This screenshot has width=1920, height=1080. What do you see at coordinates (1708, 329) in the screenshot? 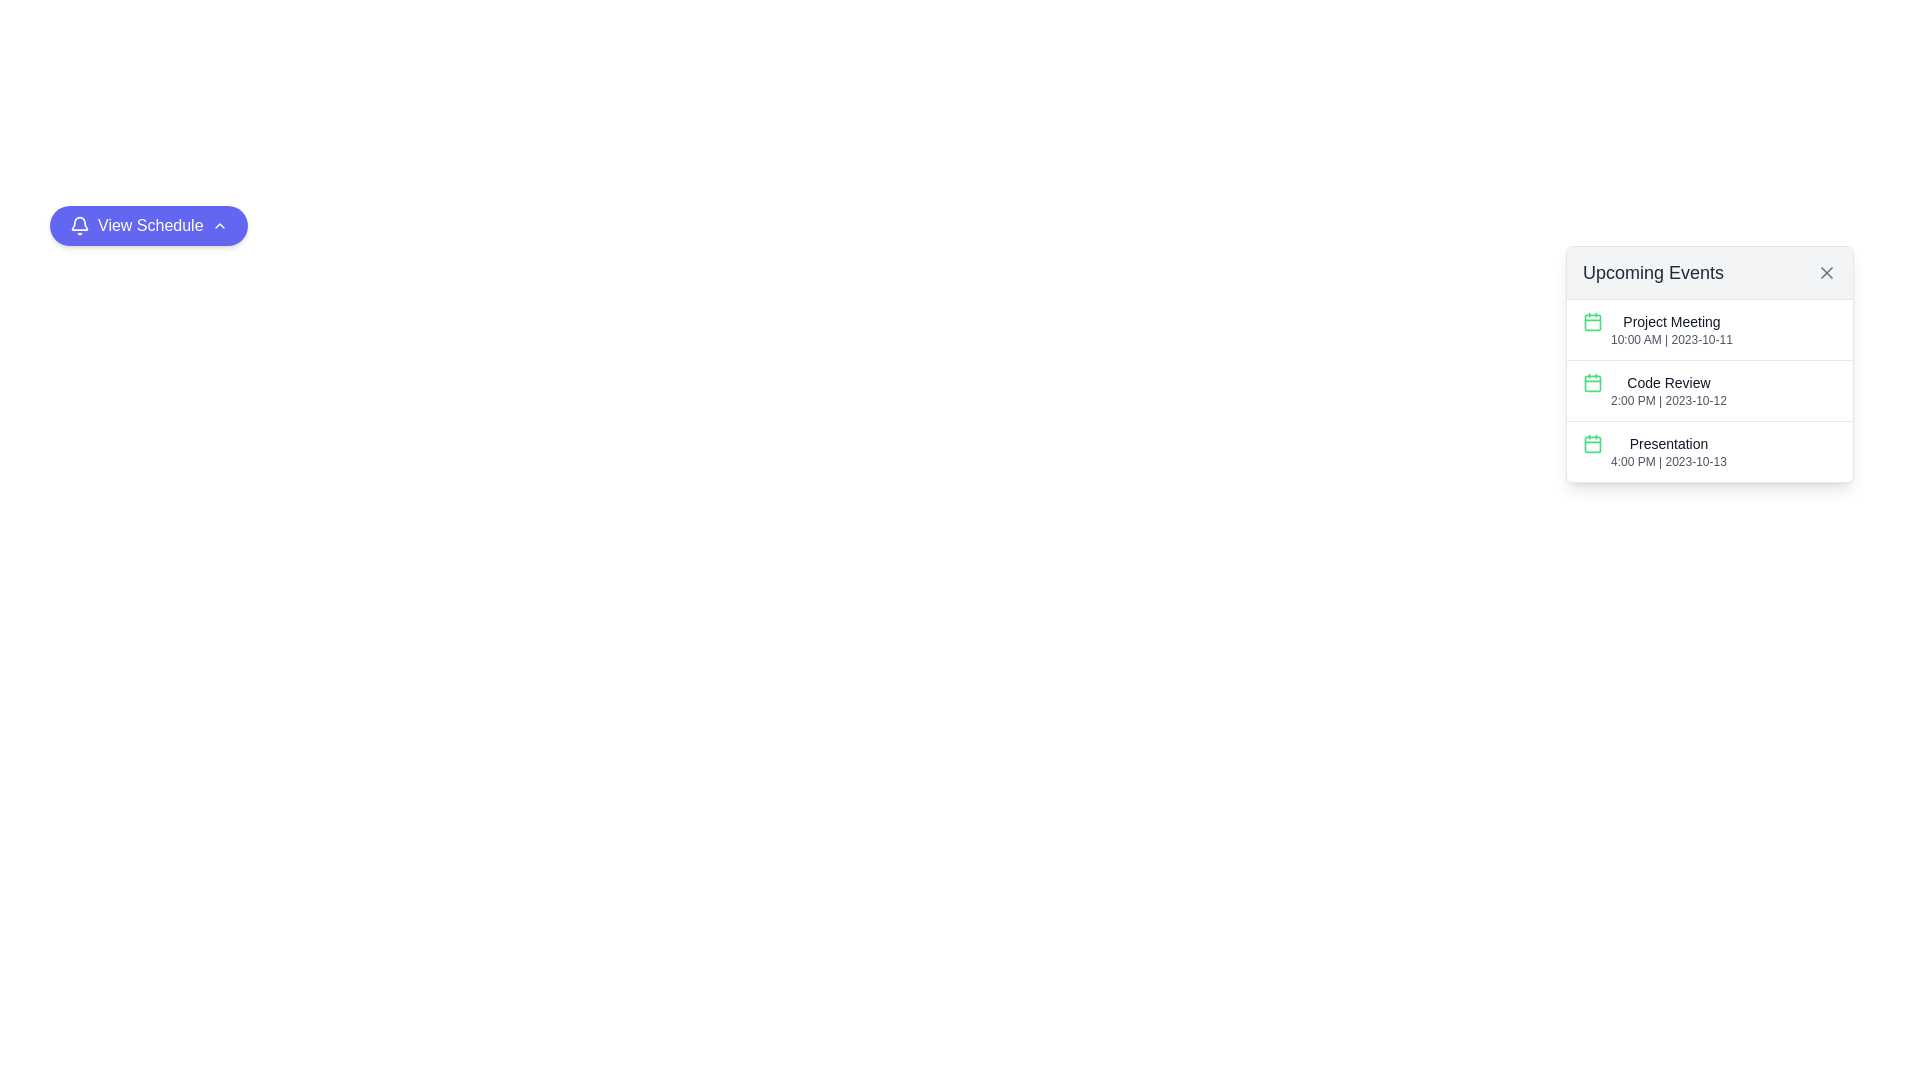
I see `the topmost list item in the 'Upcoming Events' panel` at bounding box center [1708, 329].